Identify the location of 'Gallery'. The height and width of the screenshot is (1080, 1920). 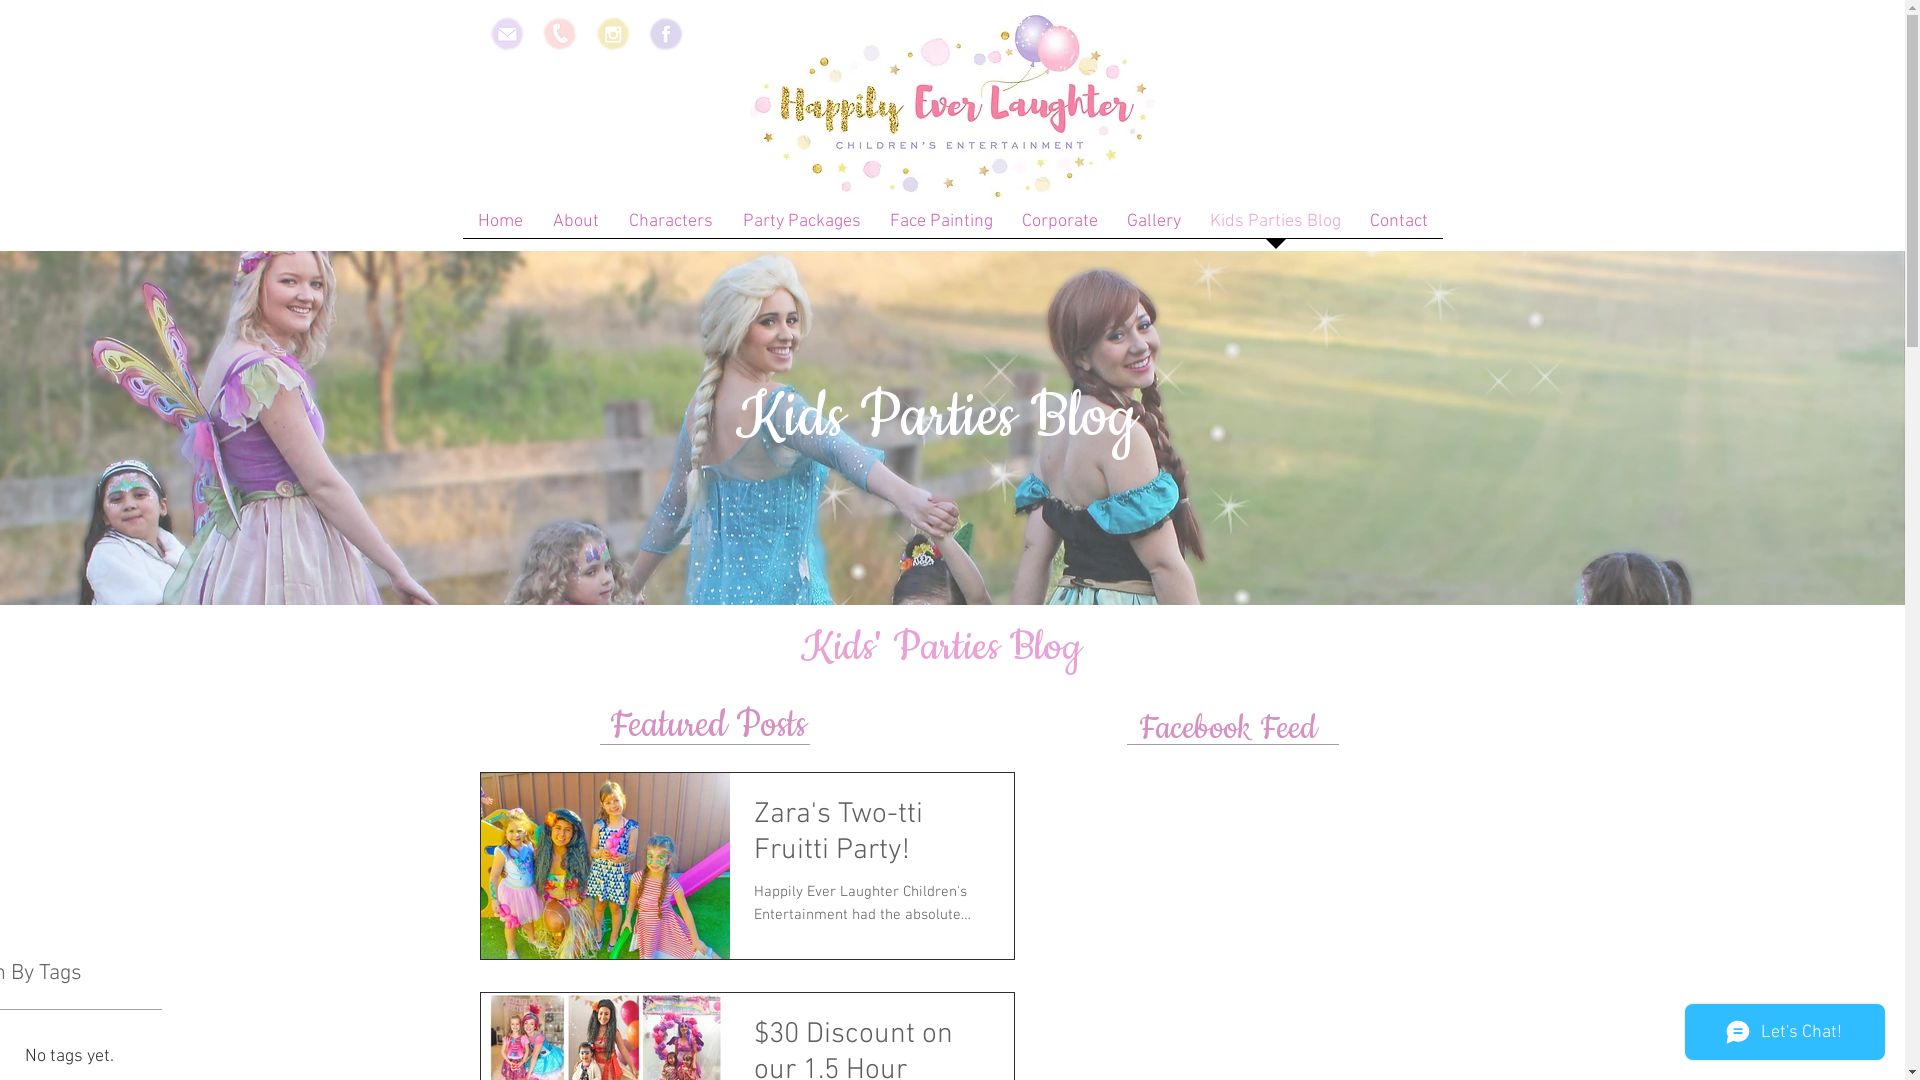
(1153, 226).